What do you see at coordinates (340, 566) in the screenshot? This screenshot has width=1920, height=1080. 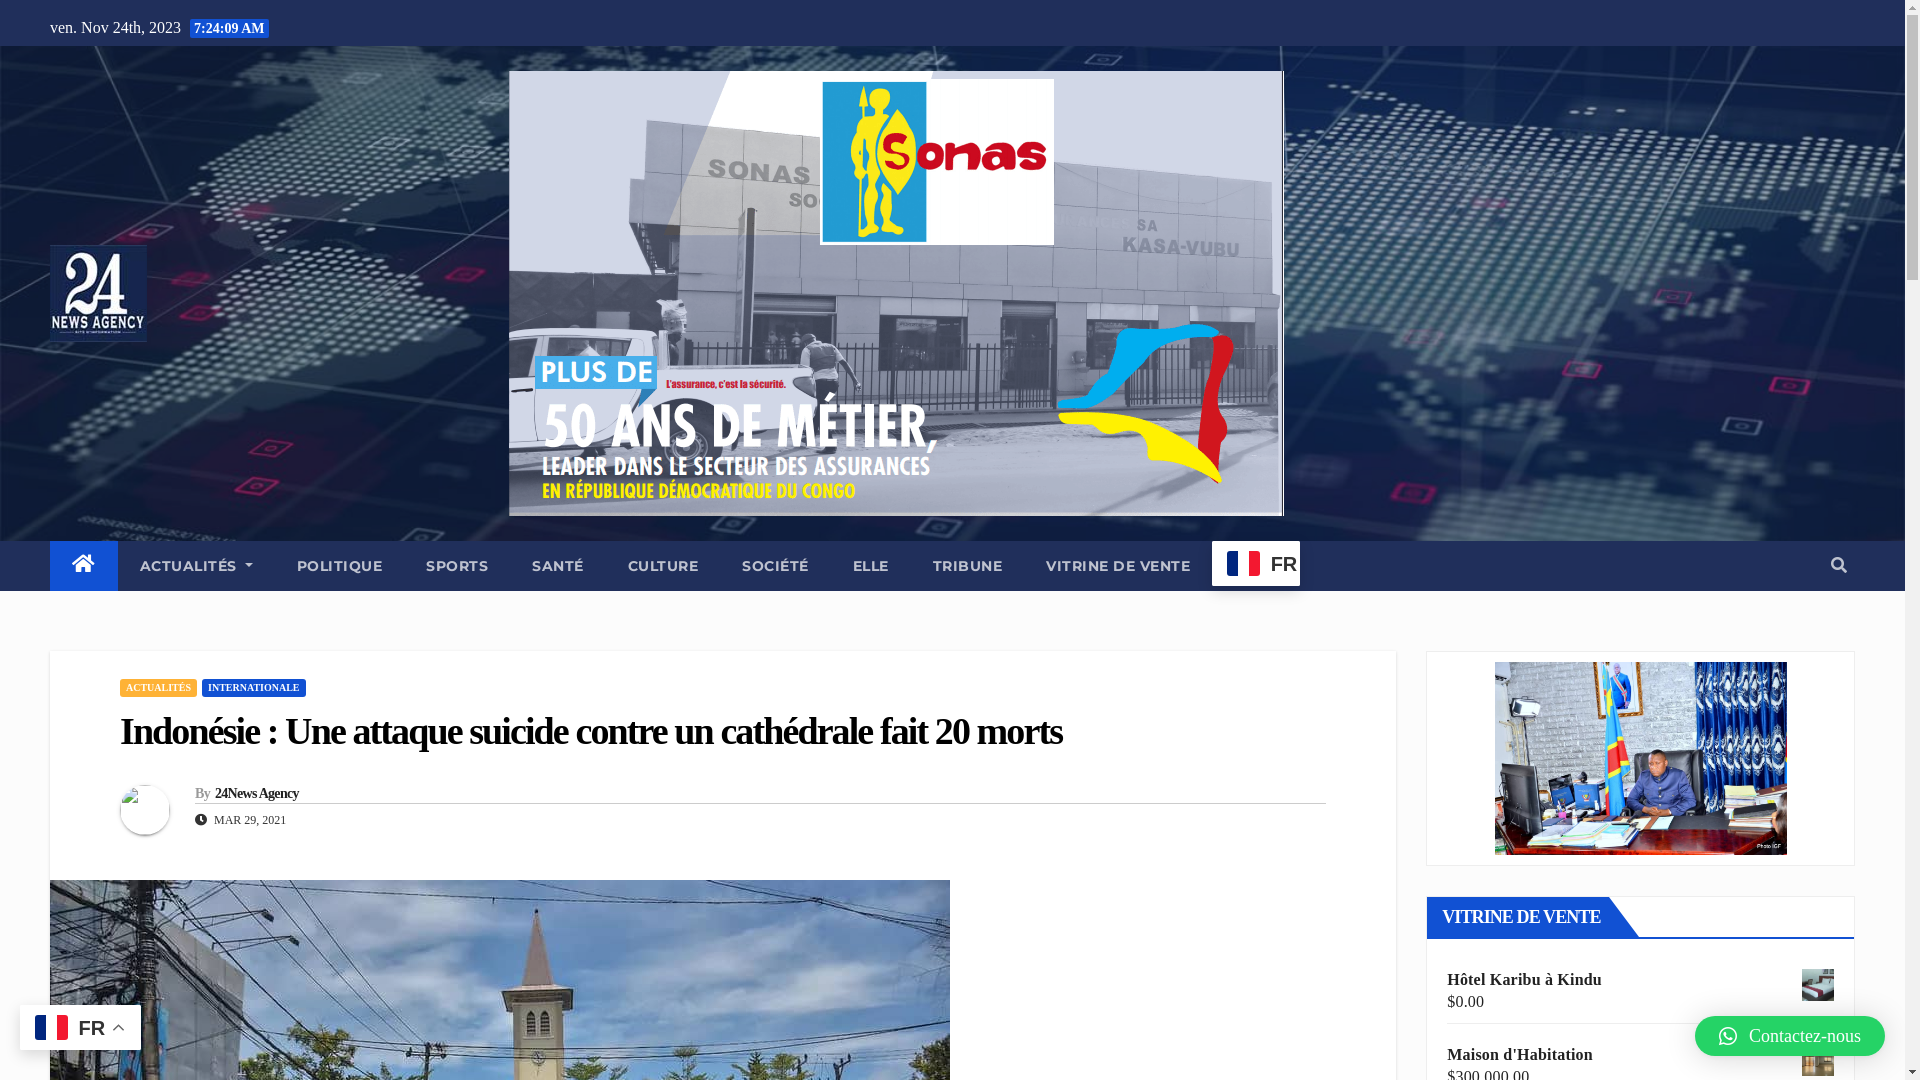 I see `'POLITIQUE'` at bounding box center [340, 566].